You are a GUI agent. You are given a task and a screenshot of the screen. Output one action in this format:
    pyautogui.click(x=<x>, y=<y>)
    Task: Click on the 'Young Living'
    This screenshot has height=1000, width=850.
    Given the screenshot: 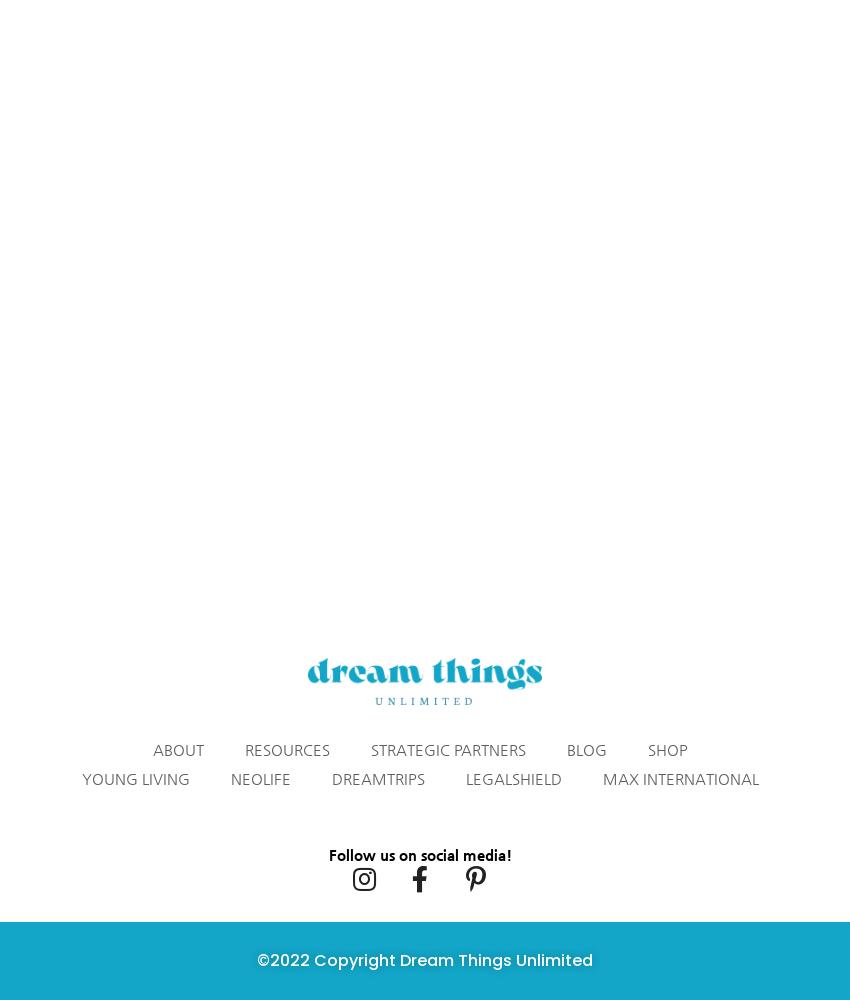 What is the action you would take?
    pyautogui.click(x=134, y=778)
    